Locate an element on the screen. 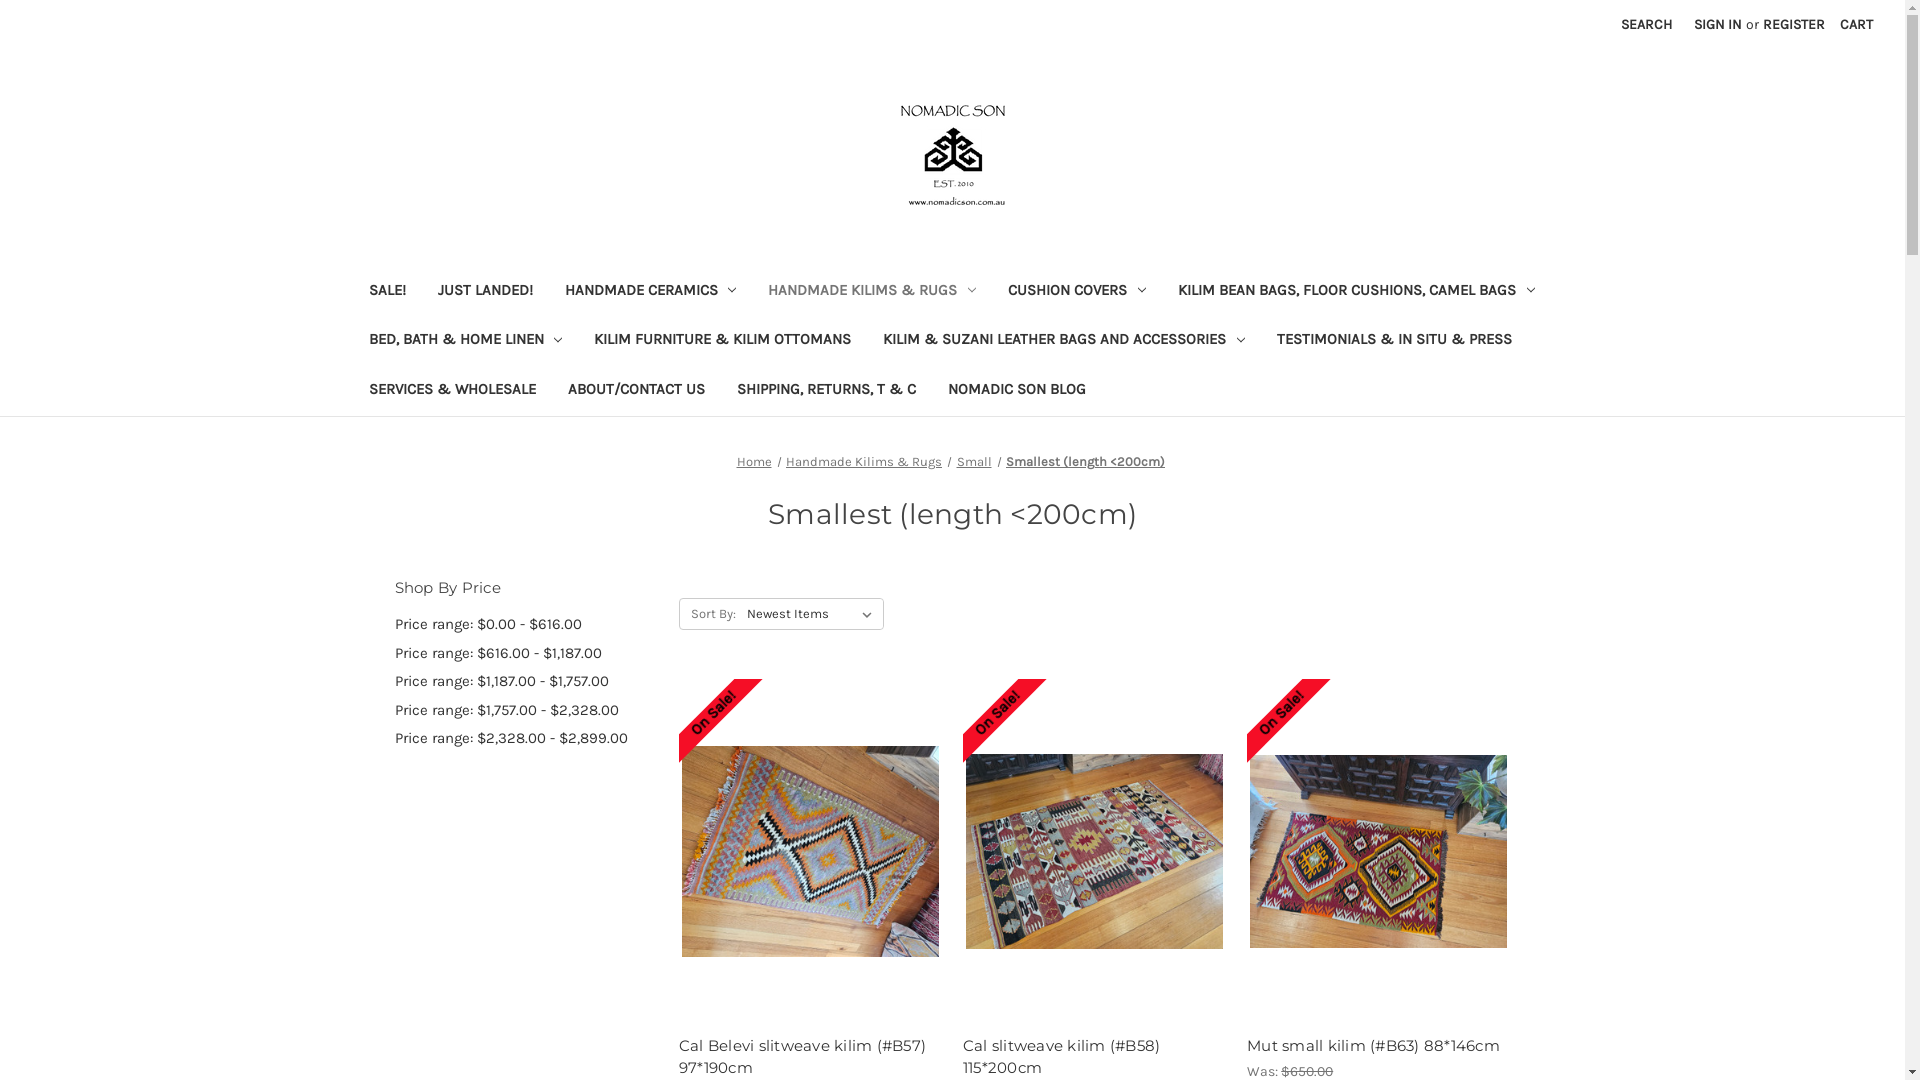  'KILIM BEAN BAGS, FLOOR CUSHIONS, CAMEL BAGS' is located at coordinates (1356, 292).